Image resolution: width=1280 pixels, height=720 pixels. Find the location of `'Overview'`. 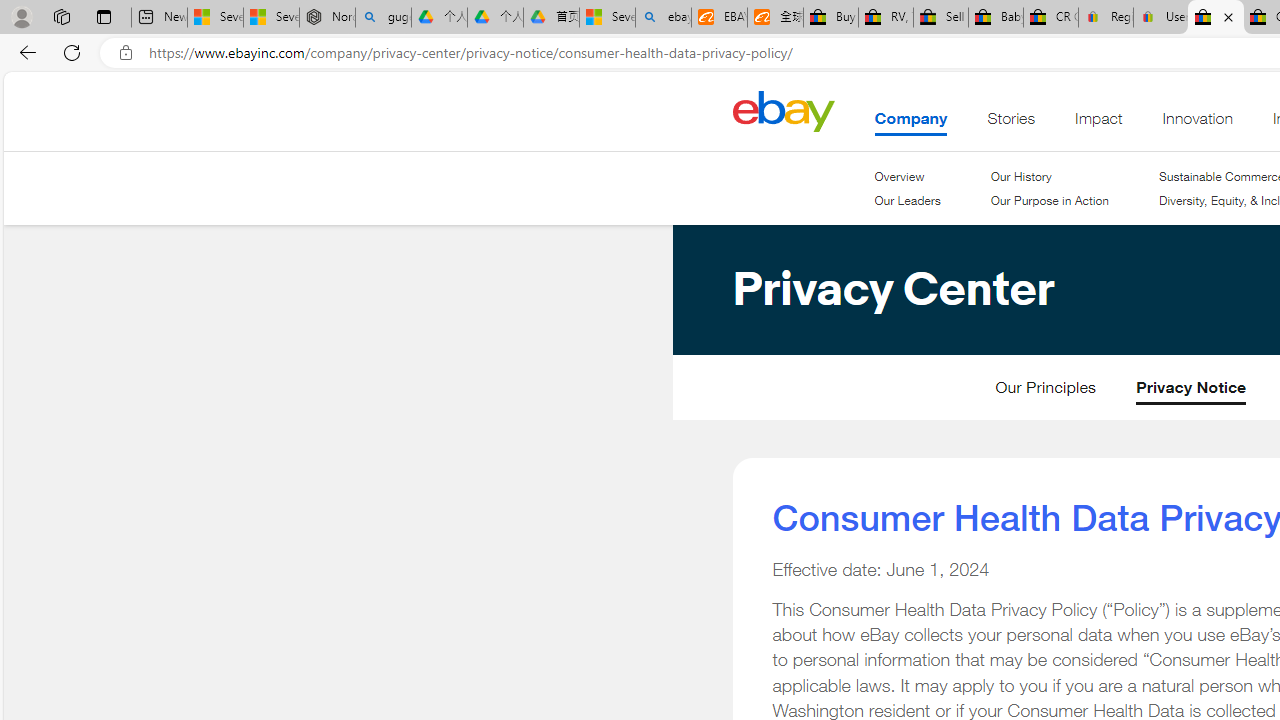

'Overview' is located at coordinates (898, 175).